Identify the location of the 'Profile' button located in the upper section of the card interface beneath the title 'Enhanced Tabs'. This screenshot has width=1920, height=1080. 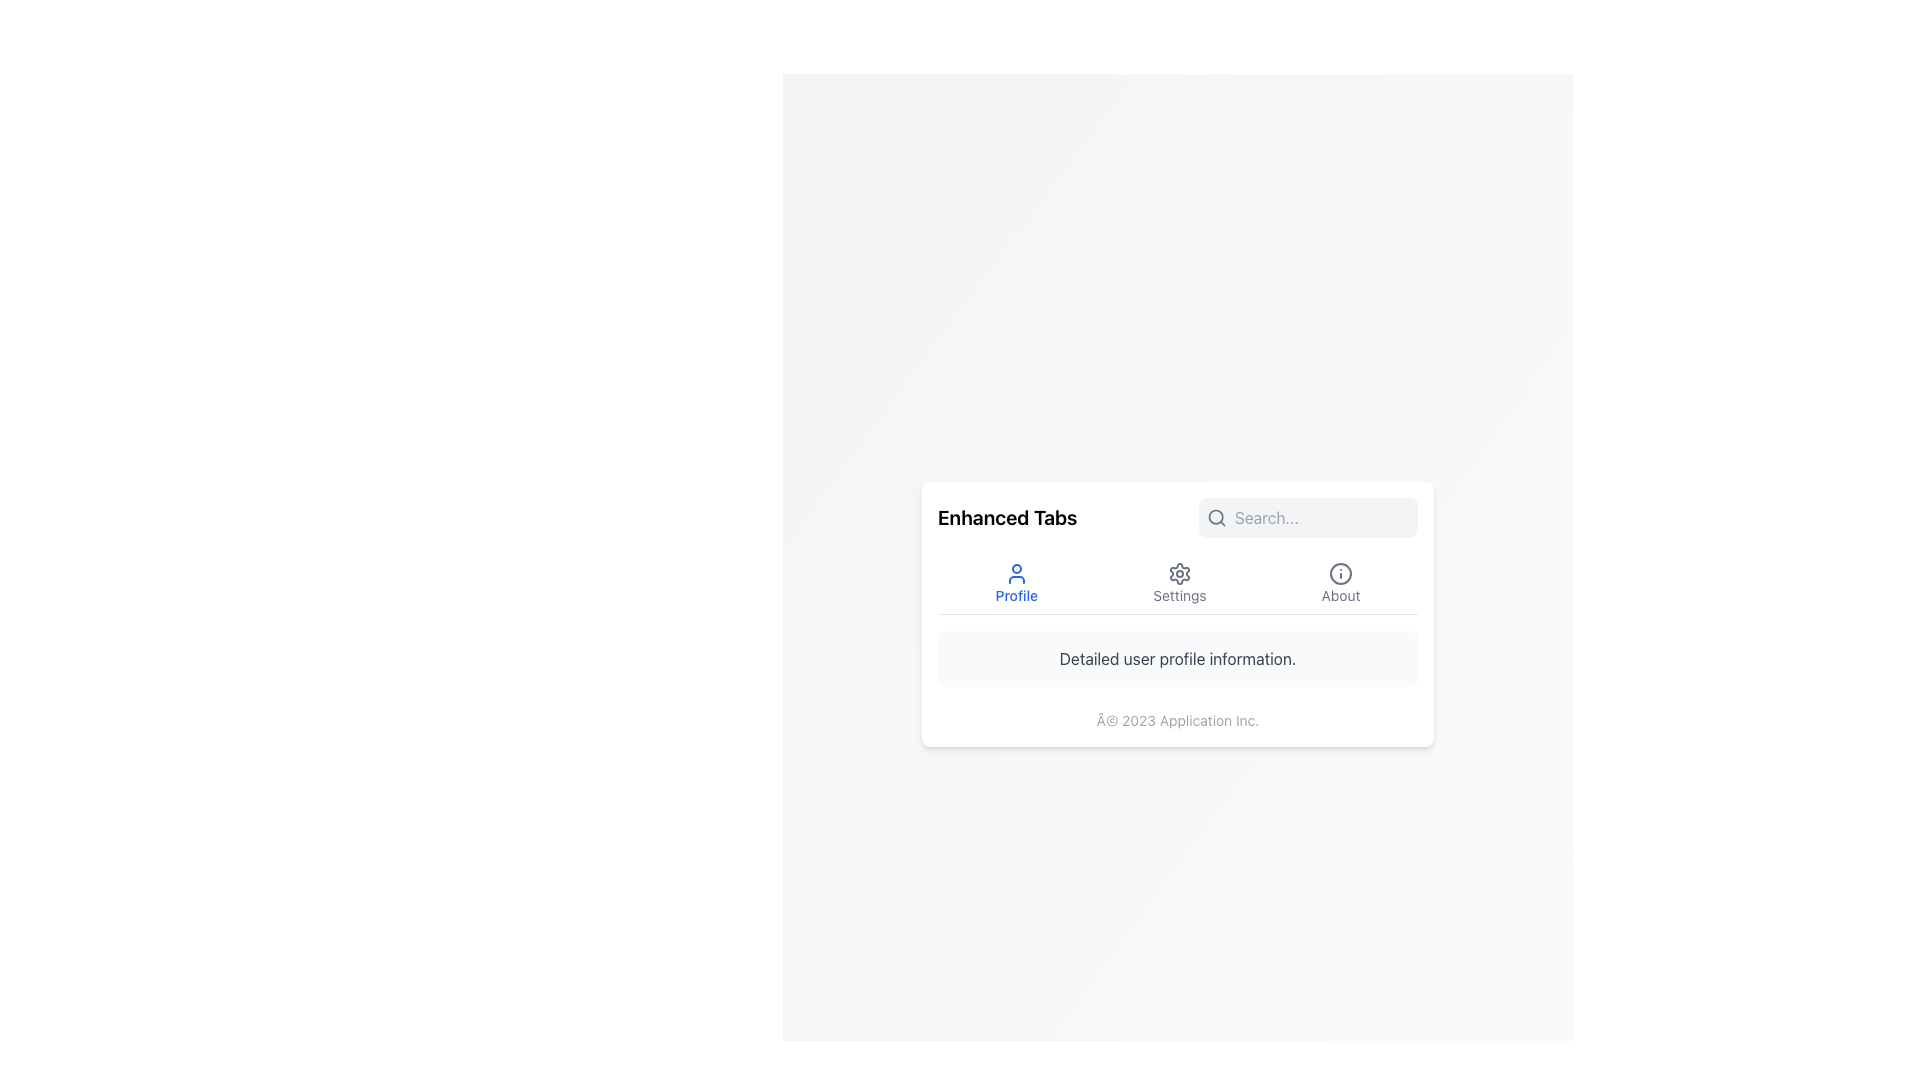
(1016, 583).